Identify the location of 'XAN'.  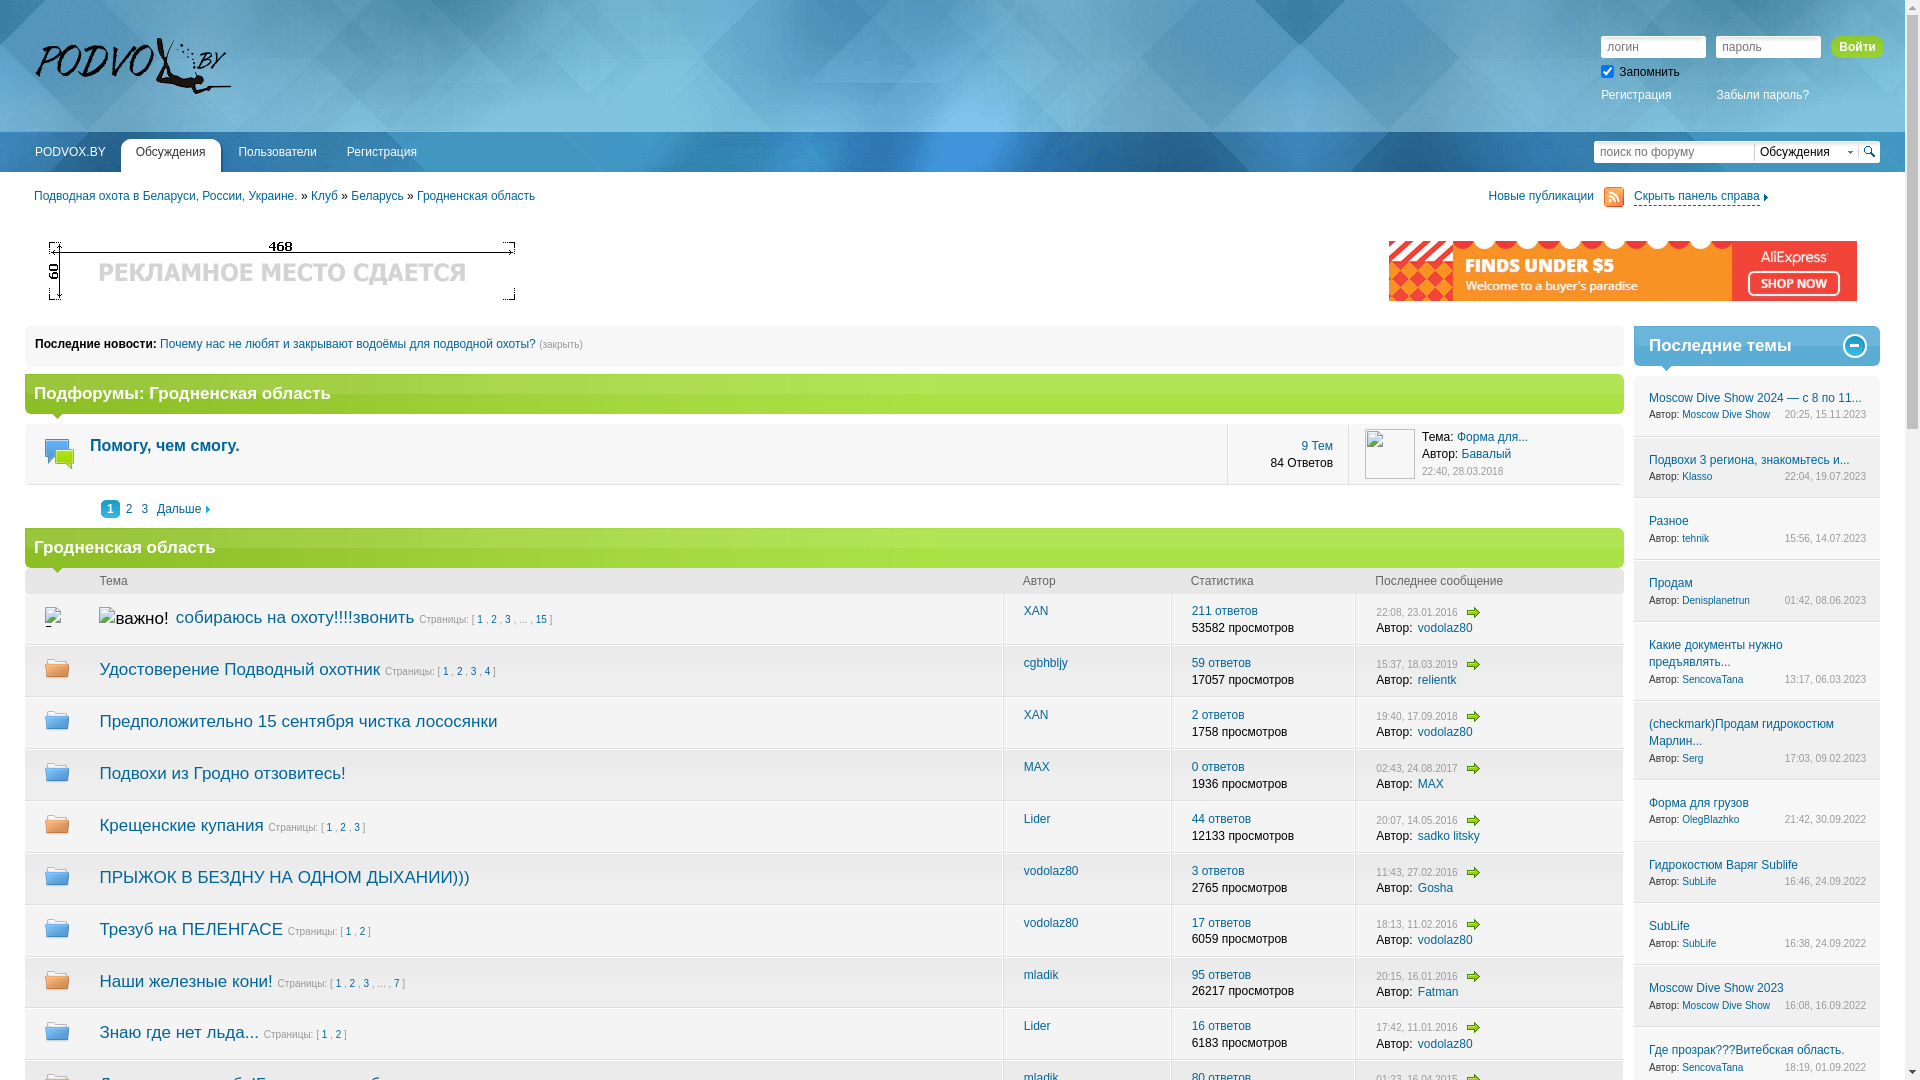
(1036, 713).